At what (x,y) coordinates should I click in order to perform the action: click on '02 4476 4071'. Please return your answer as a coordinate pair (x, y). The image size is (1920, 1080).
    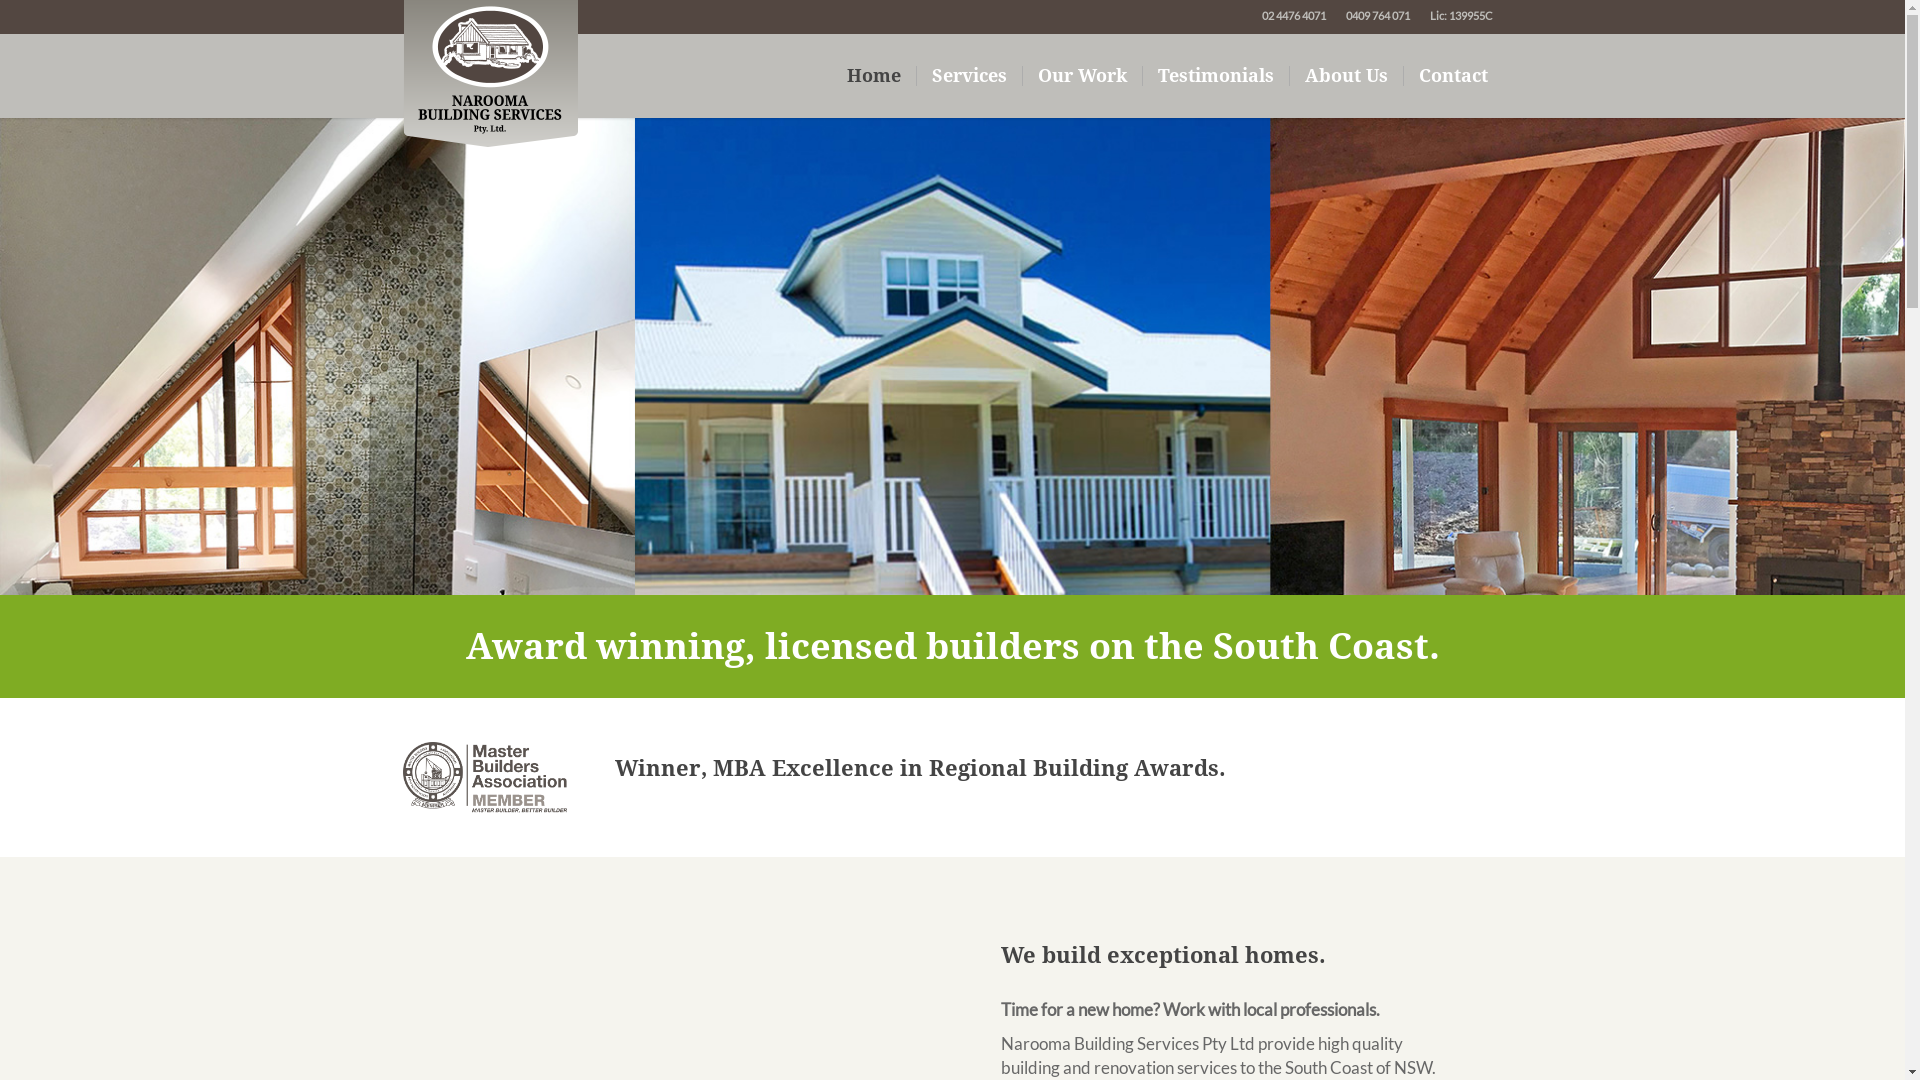
    Looking at the image, I should click on (1294, 15).